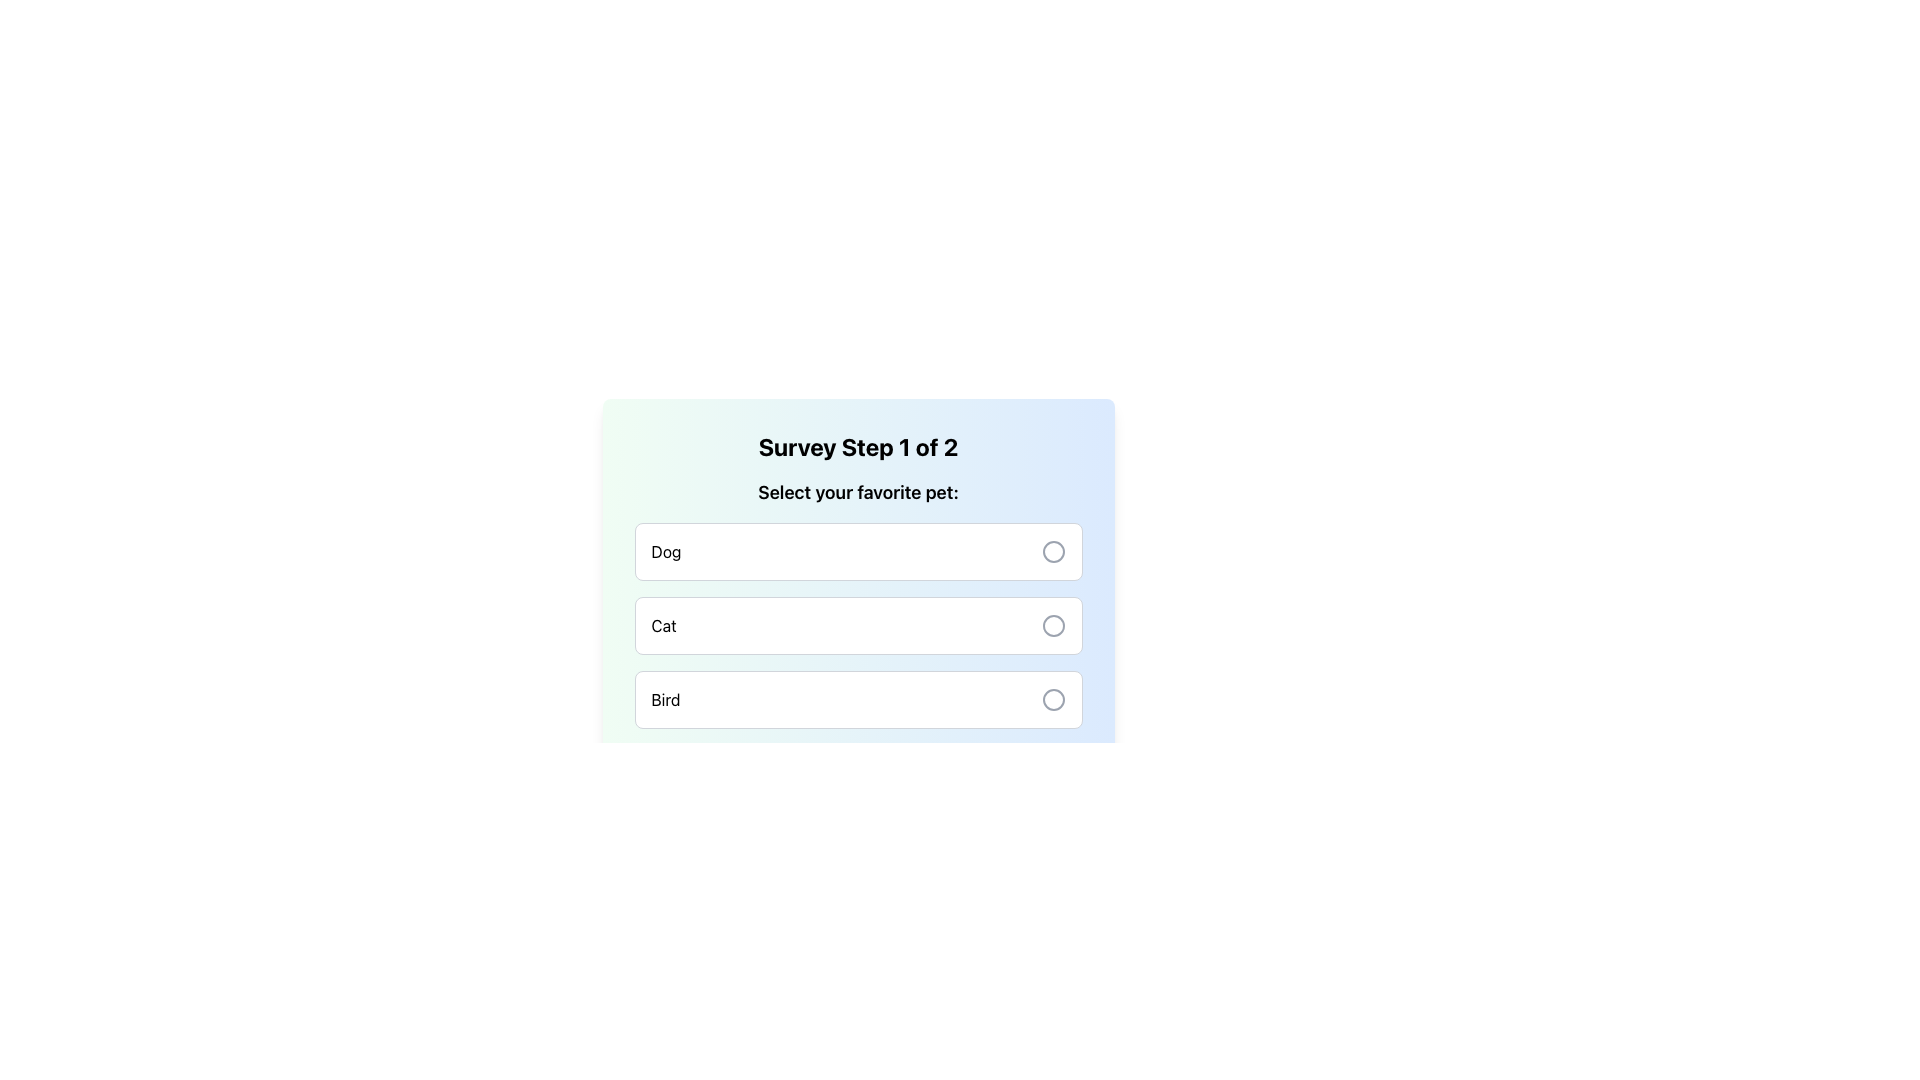  What do you see at coordinates (664, 624) in the screenshot?
I see `the 'Cat' text label in the second option group of the survey interface, which serves as an identifier for selecting 'Cat' as a favorite pet` at bounding box center [664, 624].